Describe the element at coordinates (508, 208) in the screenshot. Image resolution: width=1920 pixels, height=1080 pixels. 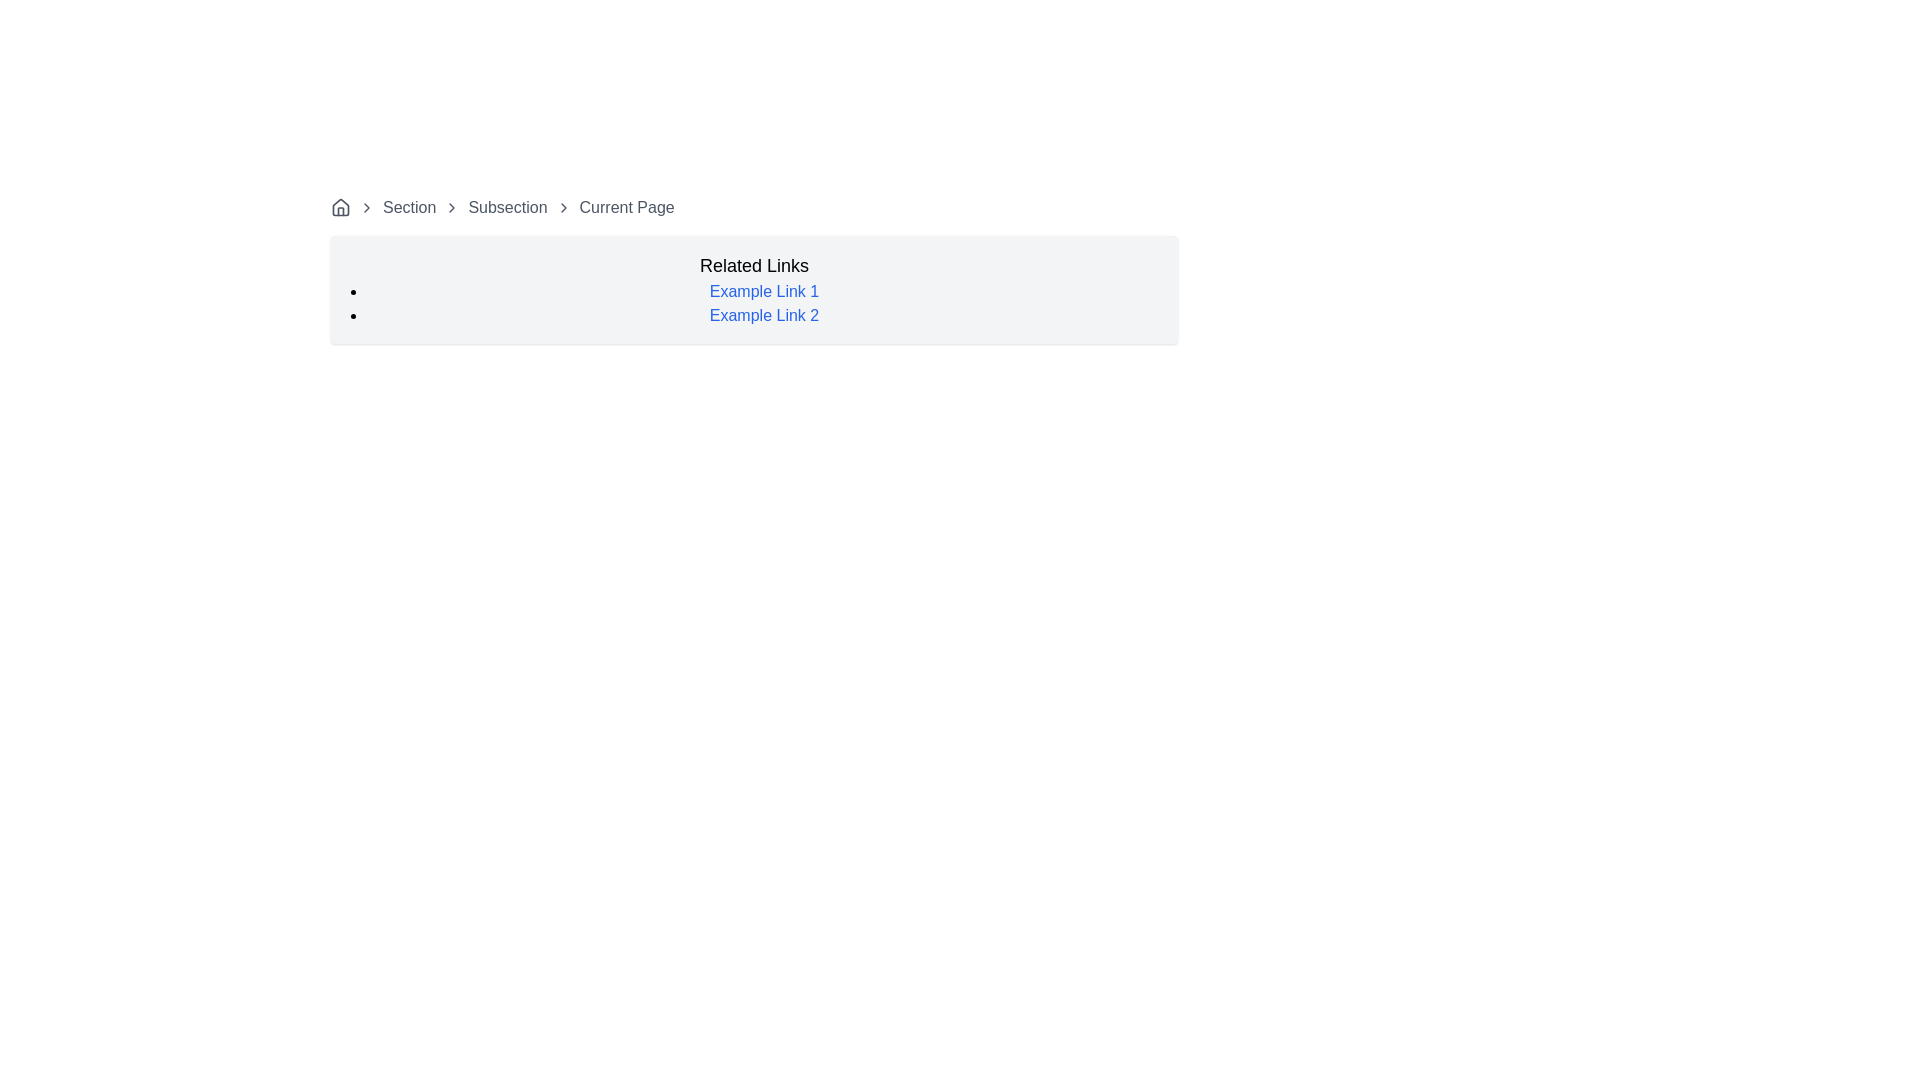
I see `the 'Subsection' breadcrumb link` at that location.